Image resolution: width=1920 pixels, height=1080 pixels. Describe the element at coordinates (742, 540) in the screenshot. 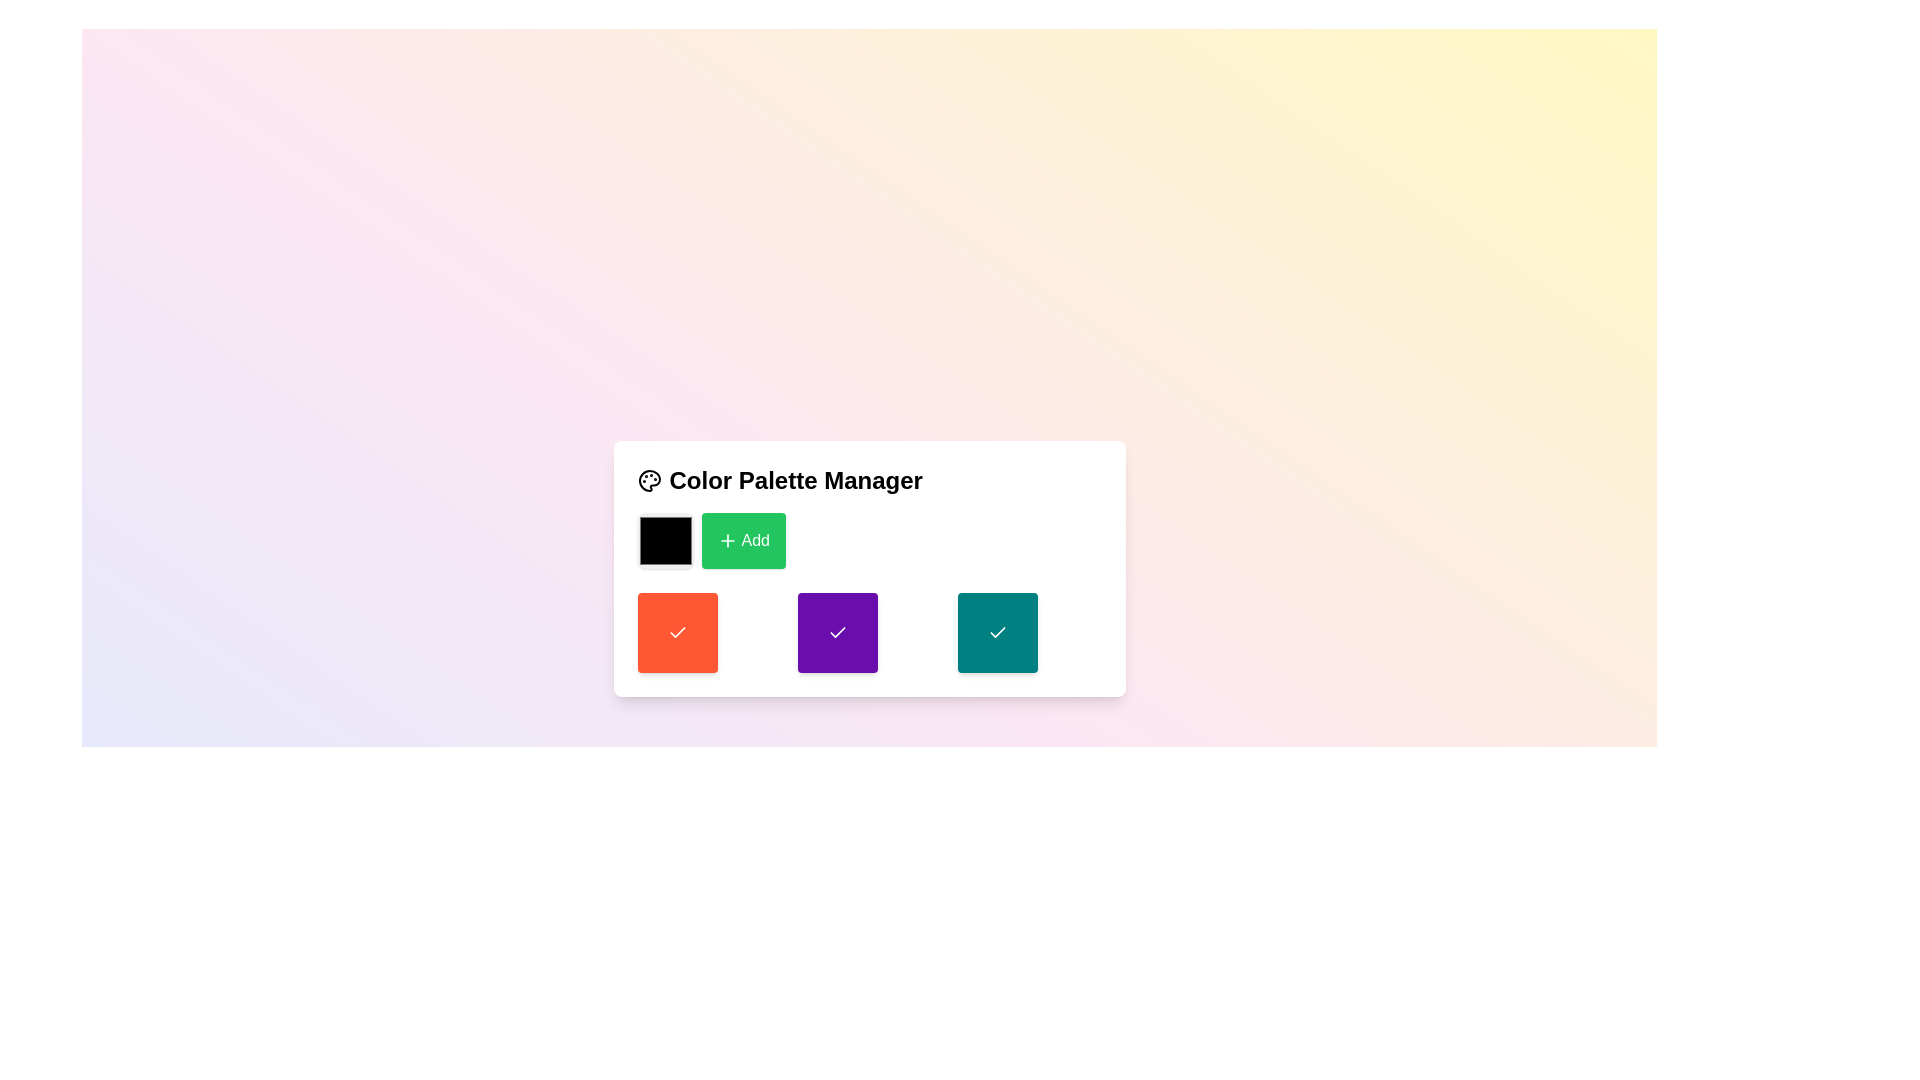

I see `the 'Add' button located to the right of the black color swatch in the second position within the Color Palette Manager section` at that location.